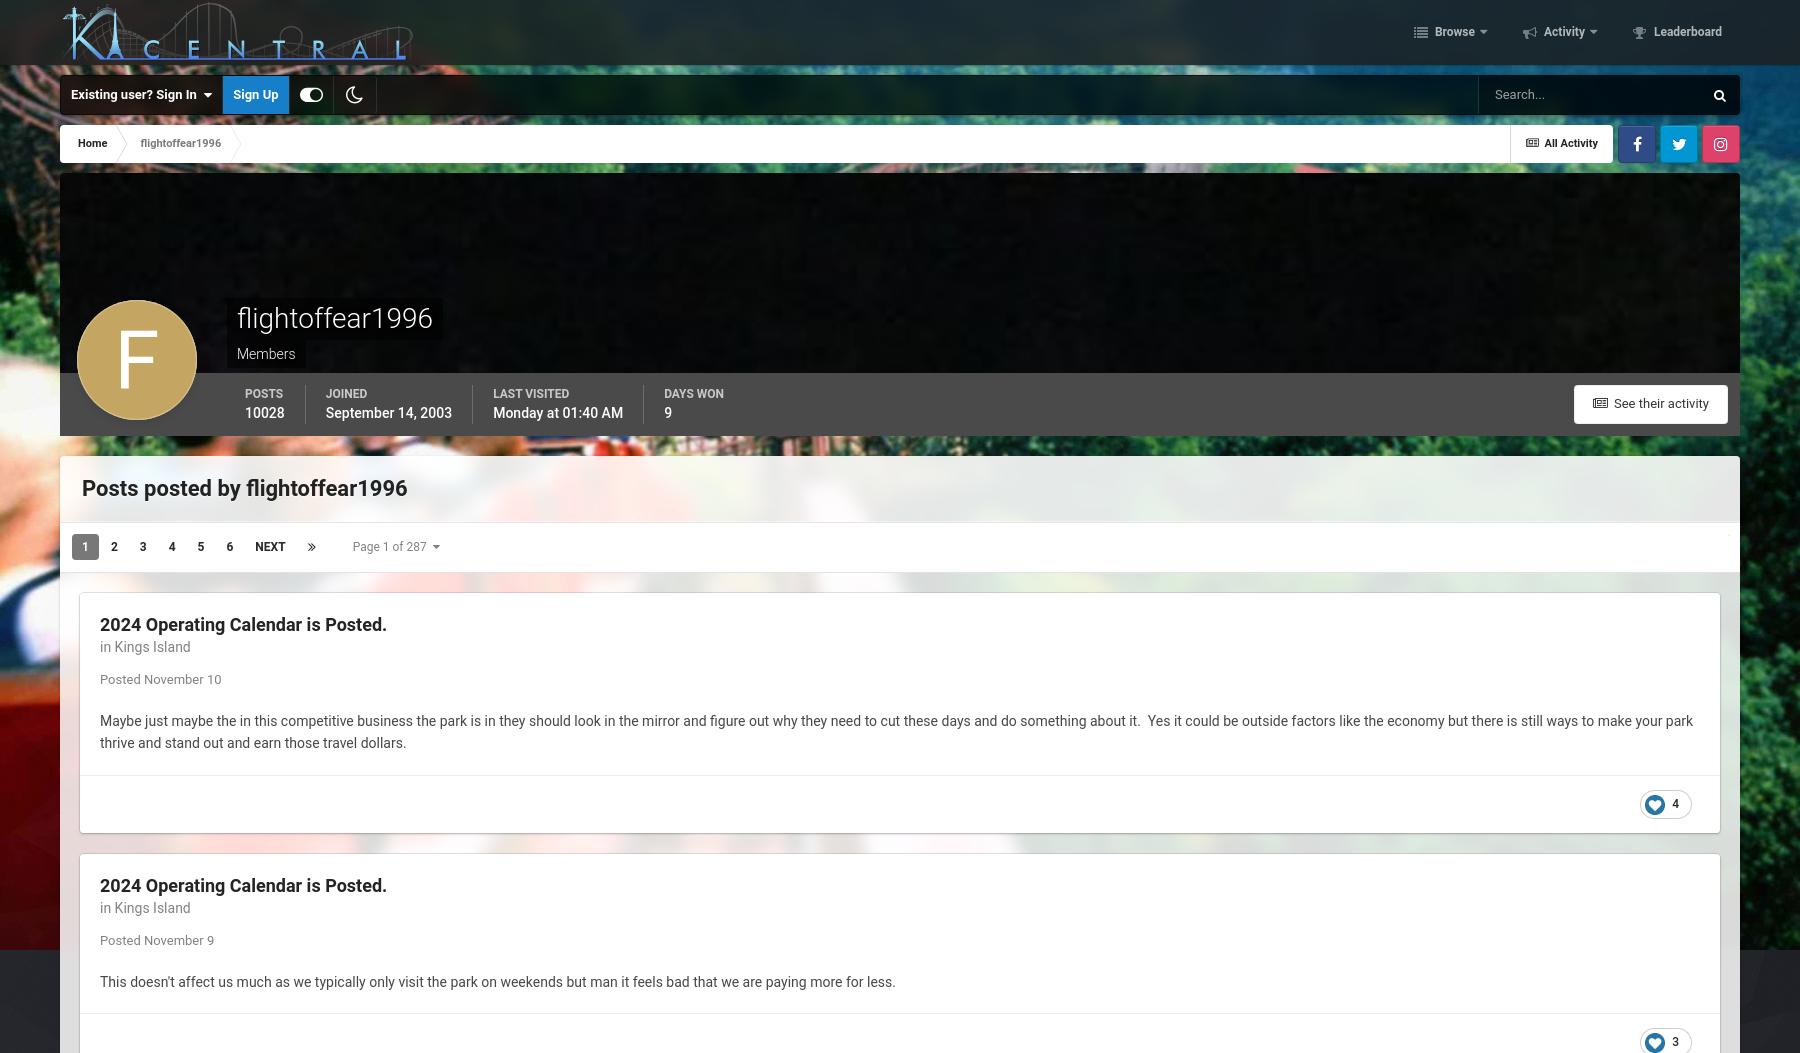  What do you see at coordinates (352, 546) in the screenshot?
I see `'Page 1 of 287'` at bounding box center [352, 546].